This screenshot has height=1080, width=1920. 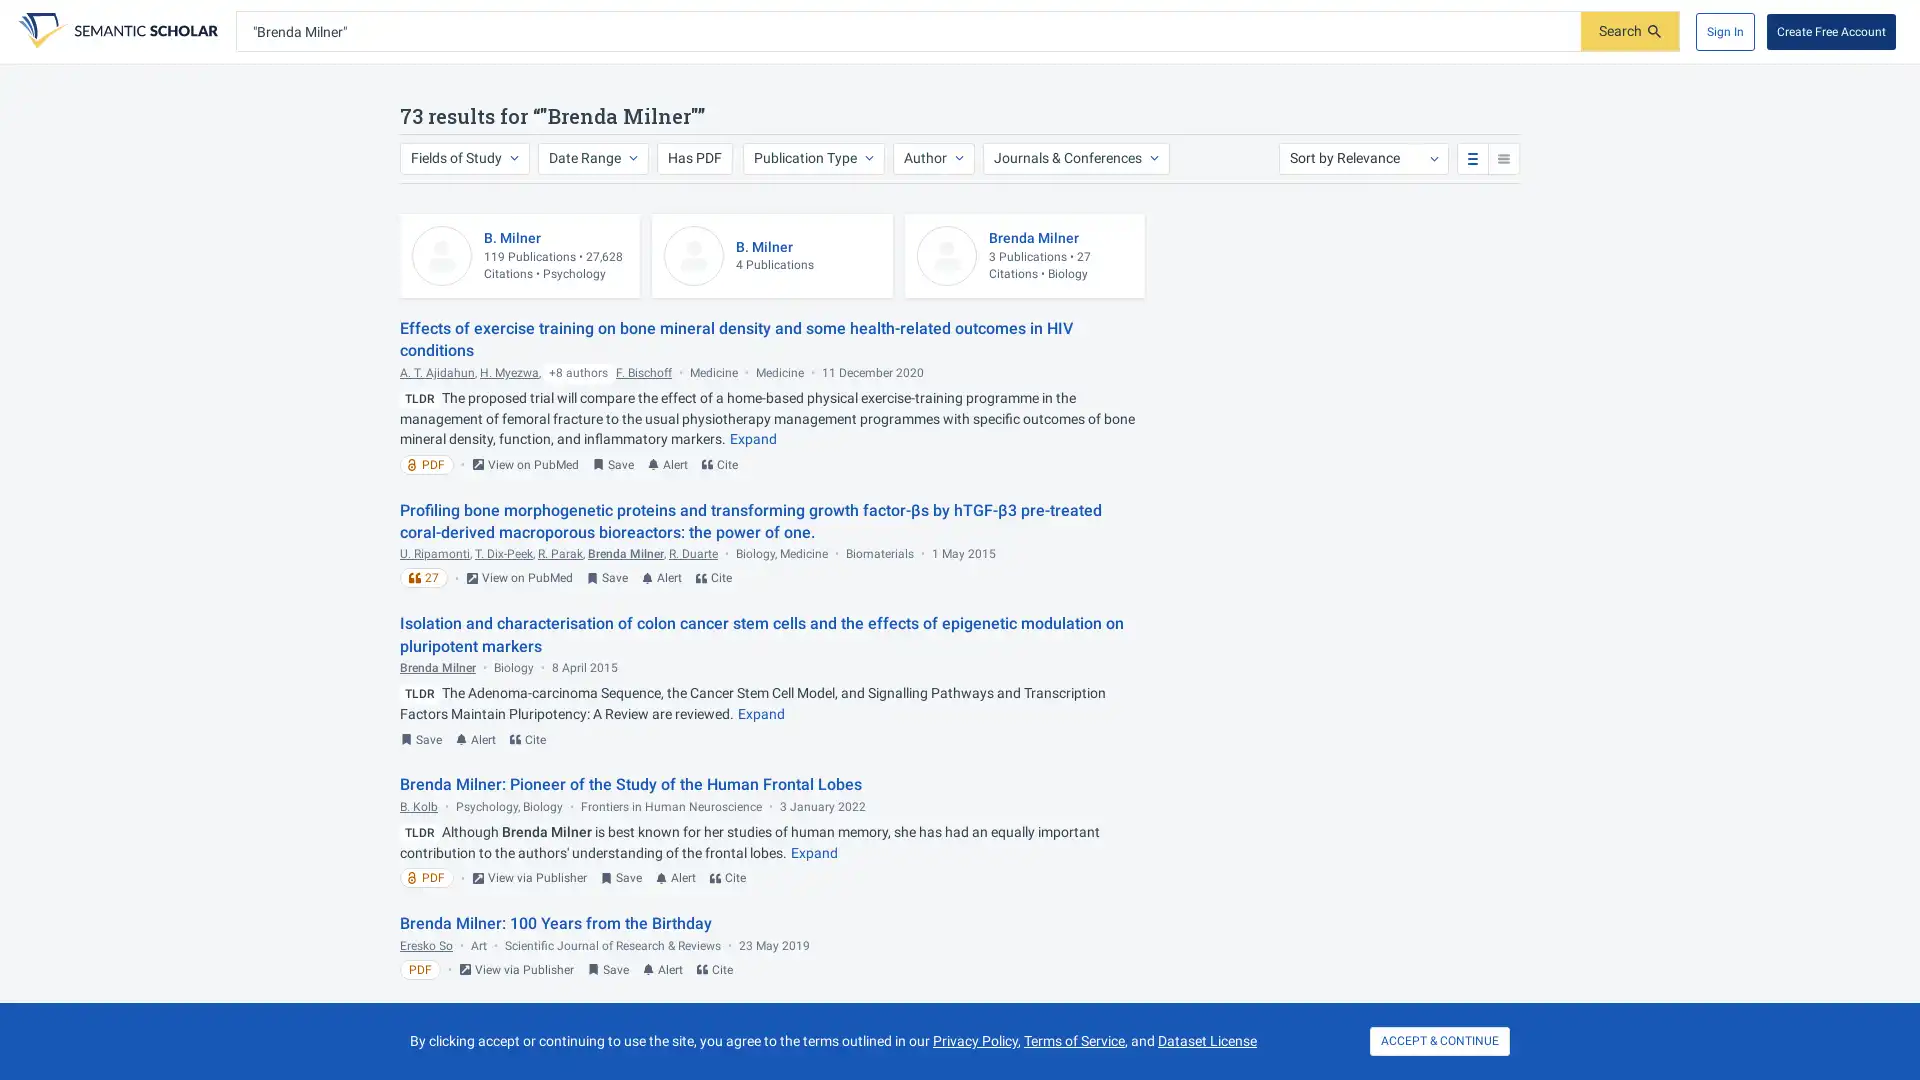 What do you see at coordinates (607, 968) in the screenshot?
I see `Save to Library` at bounding box center [607, 968].